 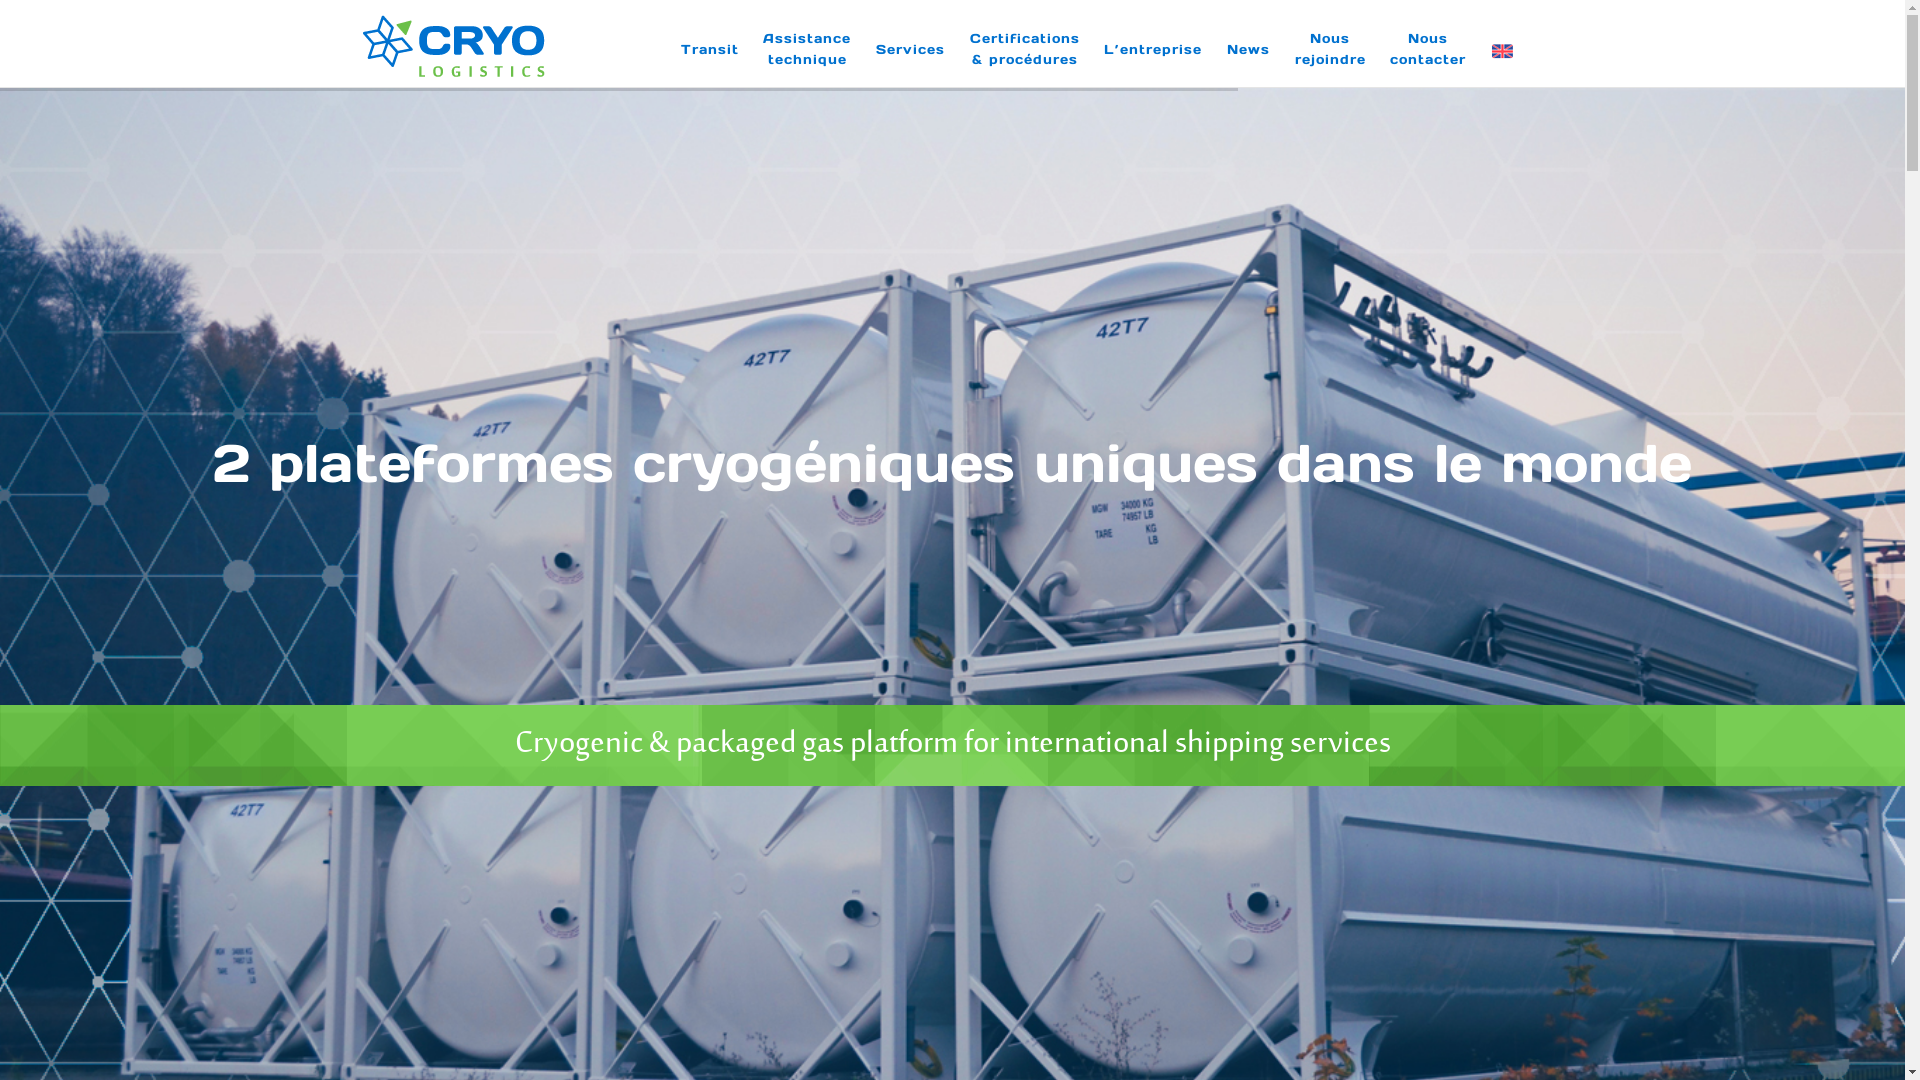 I want to click on 'Nous, so click(x=1427, y=48).